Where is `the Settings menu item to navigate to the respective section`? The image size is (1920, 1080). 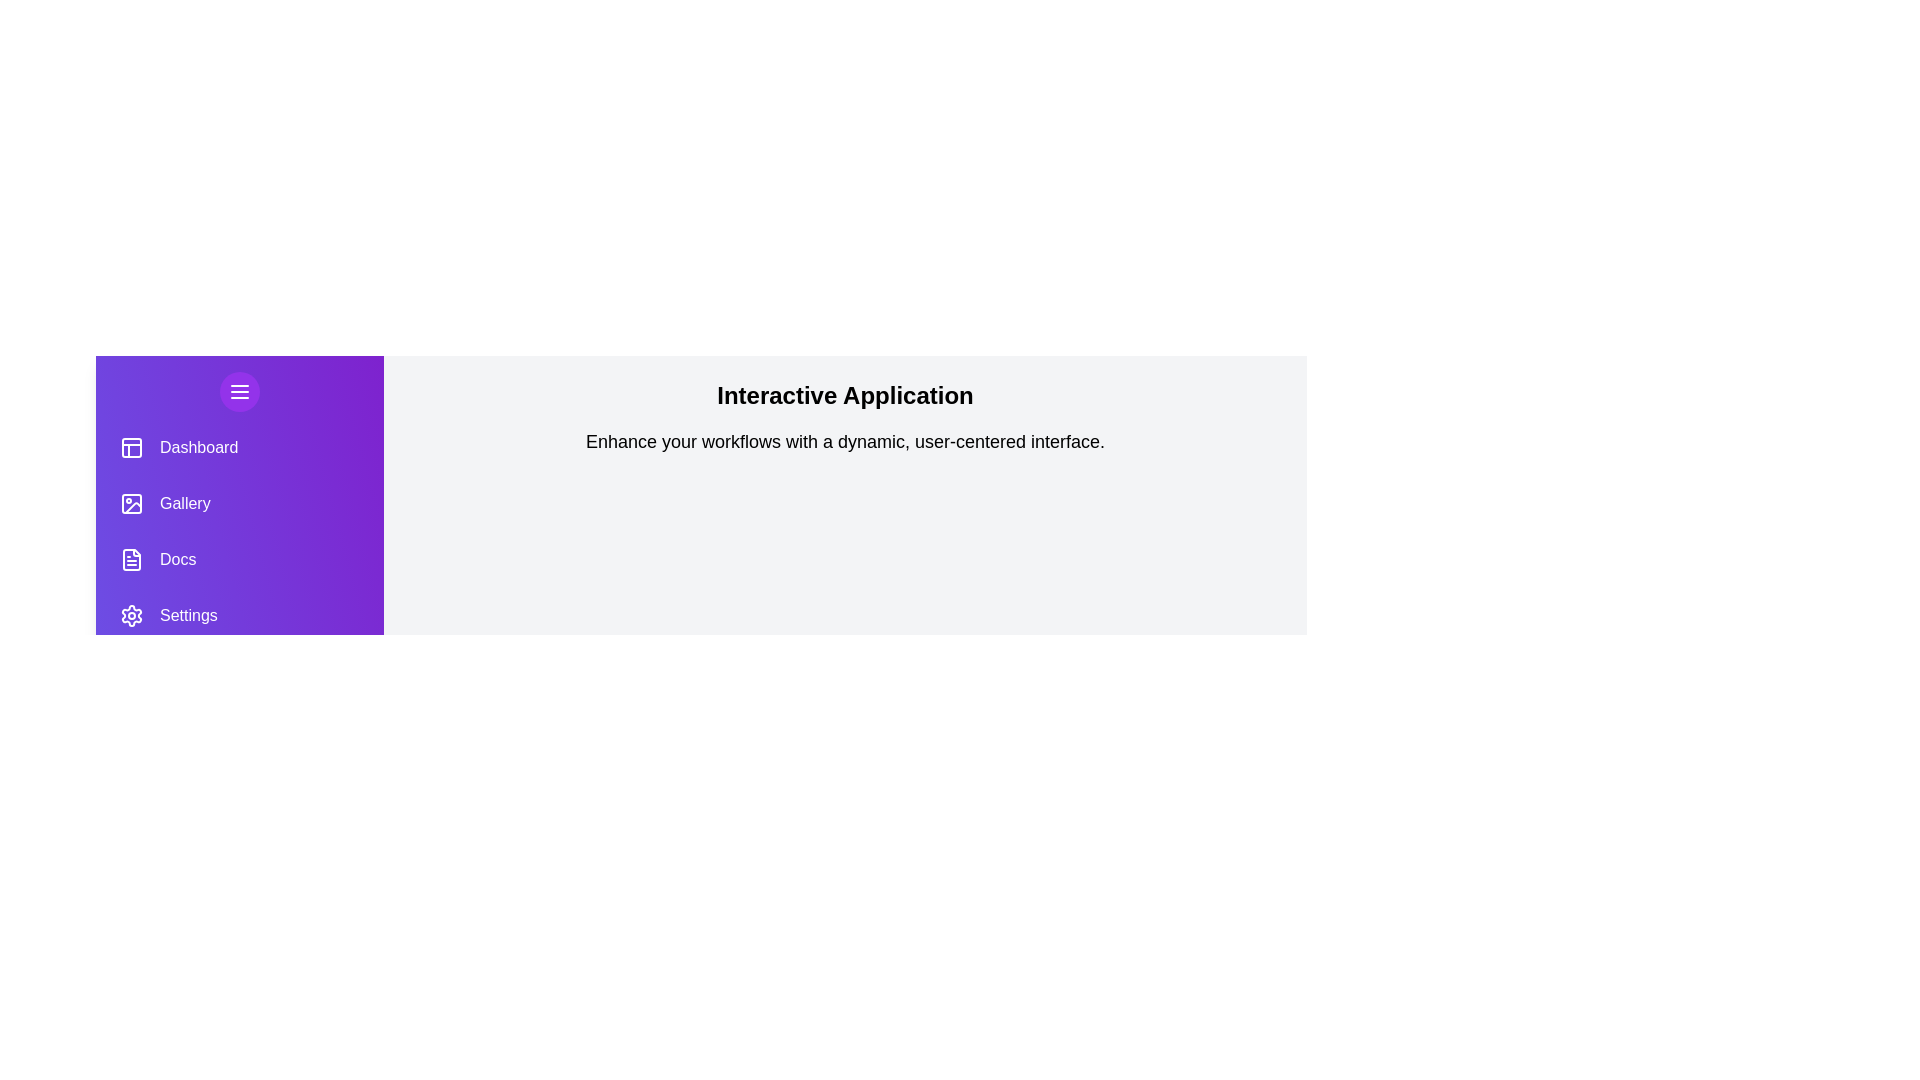
the Settings menu item to navigate to the respective section is located at coordinates (240, 615).